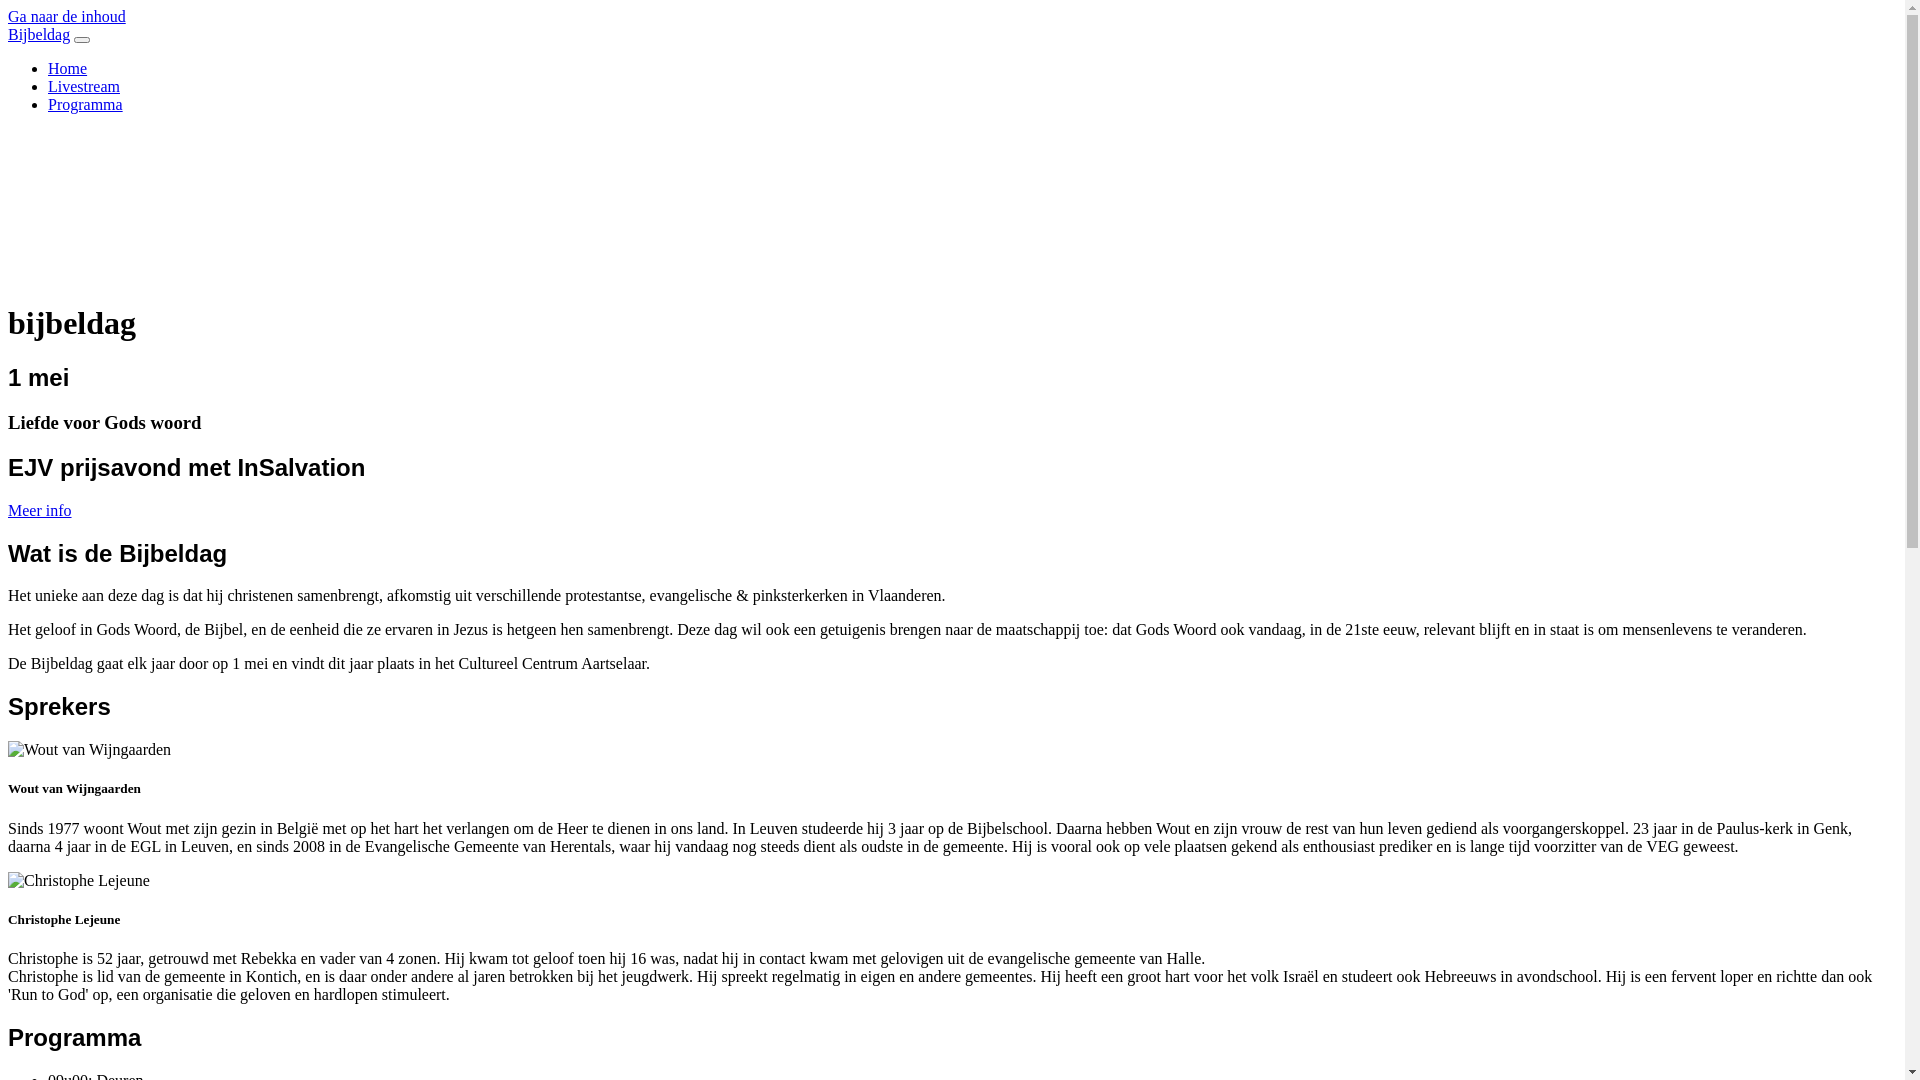 Image resolution: width=1920 pixels, height=1080 pixels. What do you see at coordinates (67, 16) in the screenshot?
I see `'Ga naar de inhoud'` at bounding box center [67, 16].